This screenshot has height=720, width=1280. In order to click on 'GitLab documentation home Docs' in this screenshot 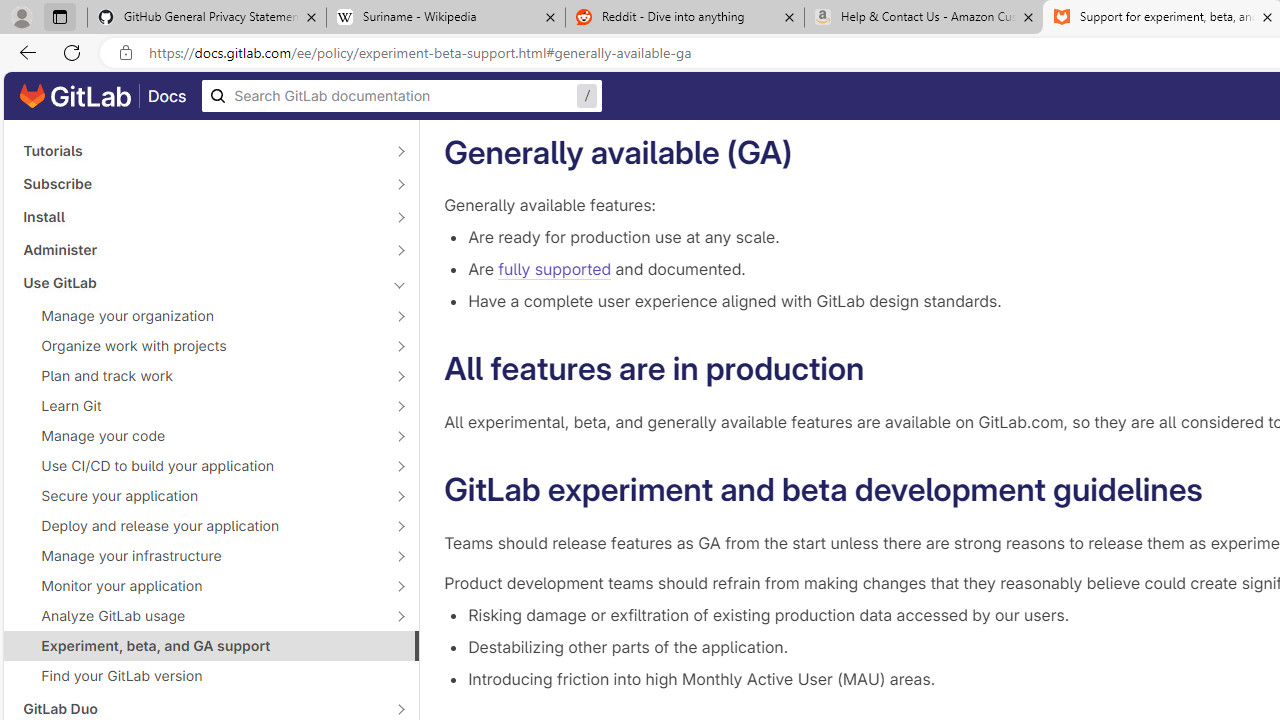, I will do `click(102, 96)`.